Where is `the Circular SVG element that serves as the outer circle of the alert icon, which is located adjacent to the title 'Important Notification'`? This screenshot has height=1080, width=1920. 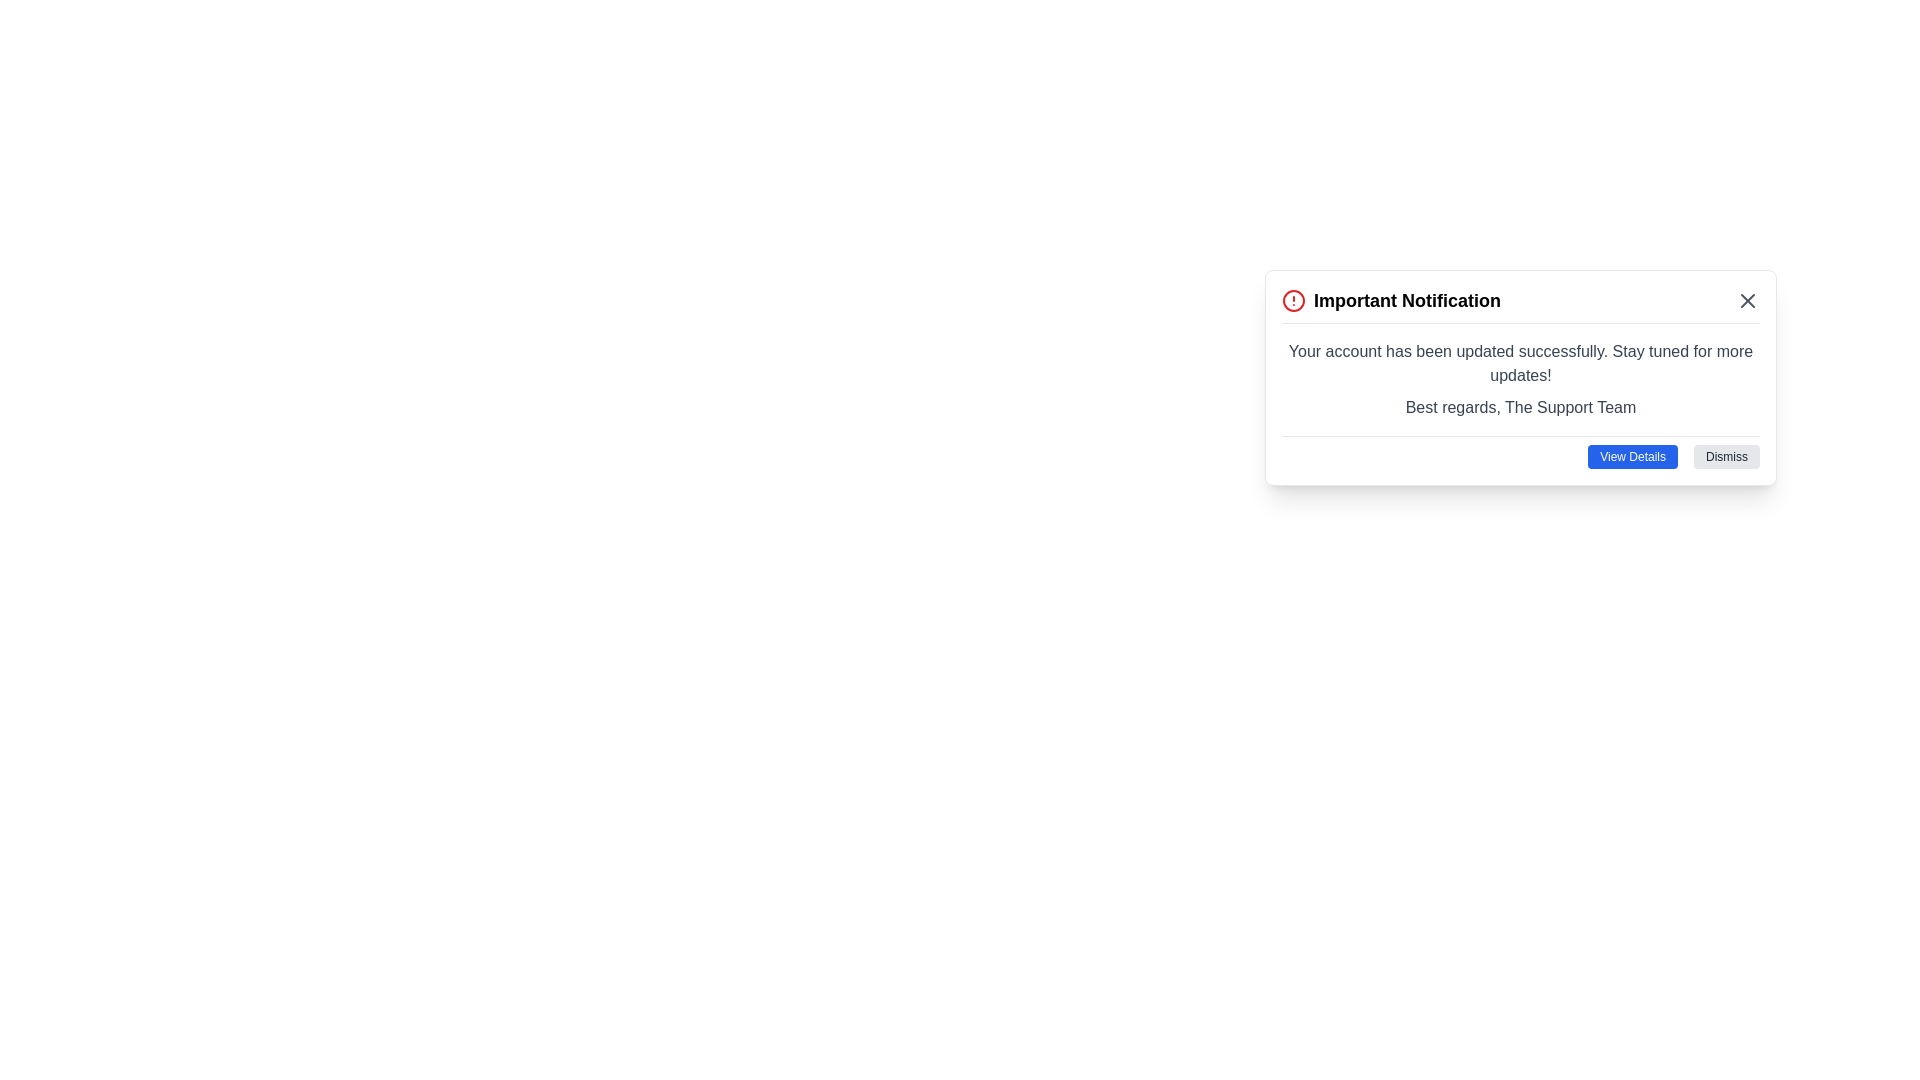 the Circular SVG element that serves as the outer circle of the alert icon, which is located adjacent to the title 'Important Notification' is located at coordinates (1294, 300).